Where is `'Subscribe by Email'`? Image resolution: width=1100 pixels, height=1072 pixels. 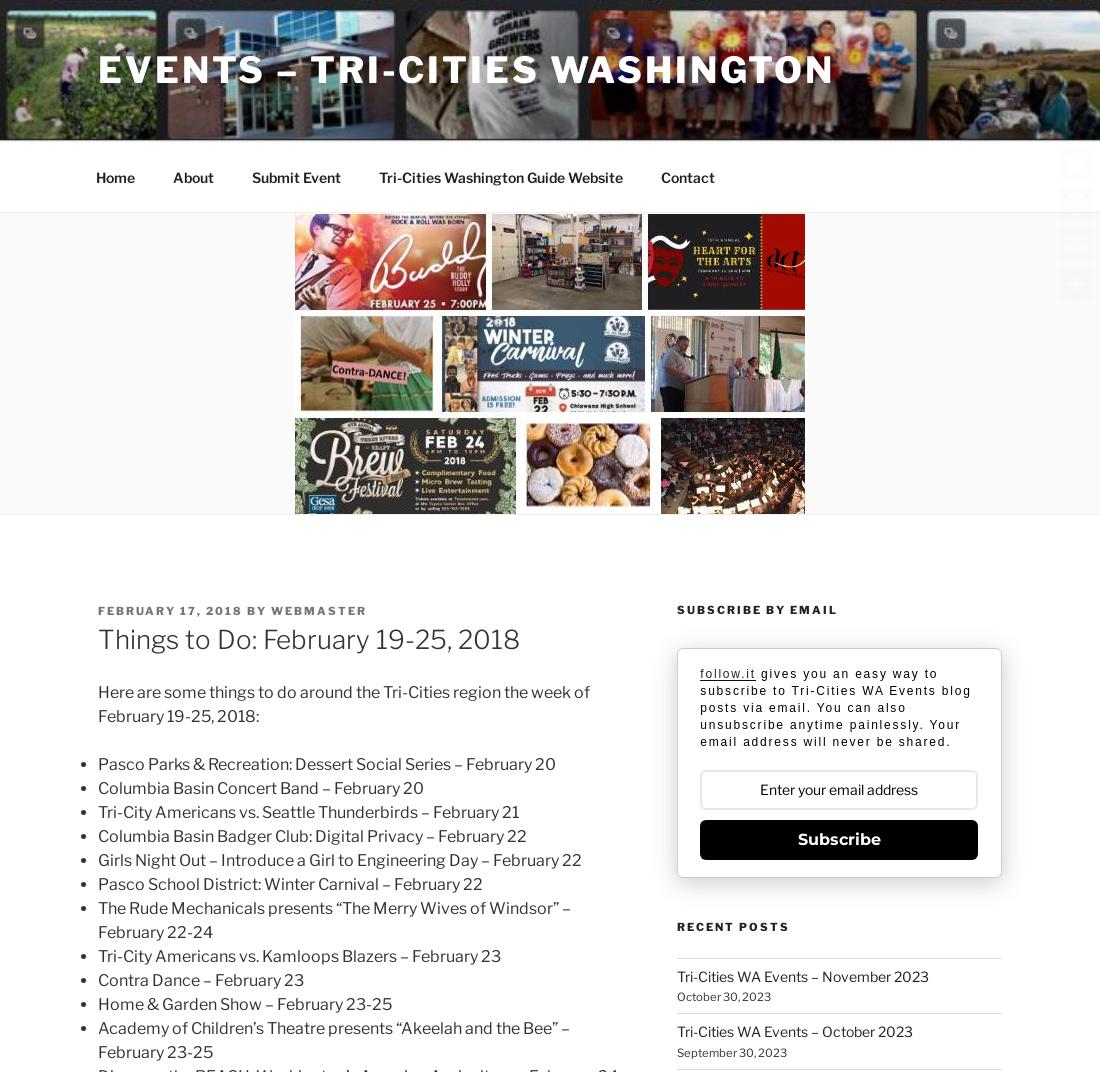
'Subscribe by Email' is located at coordinates (755, 609).